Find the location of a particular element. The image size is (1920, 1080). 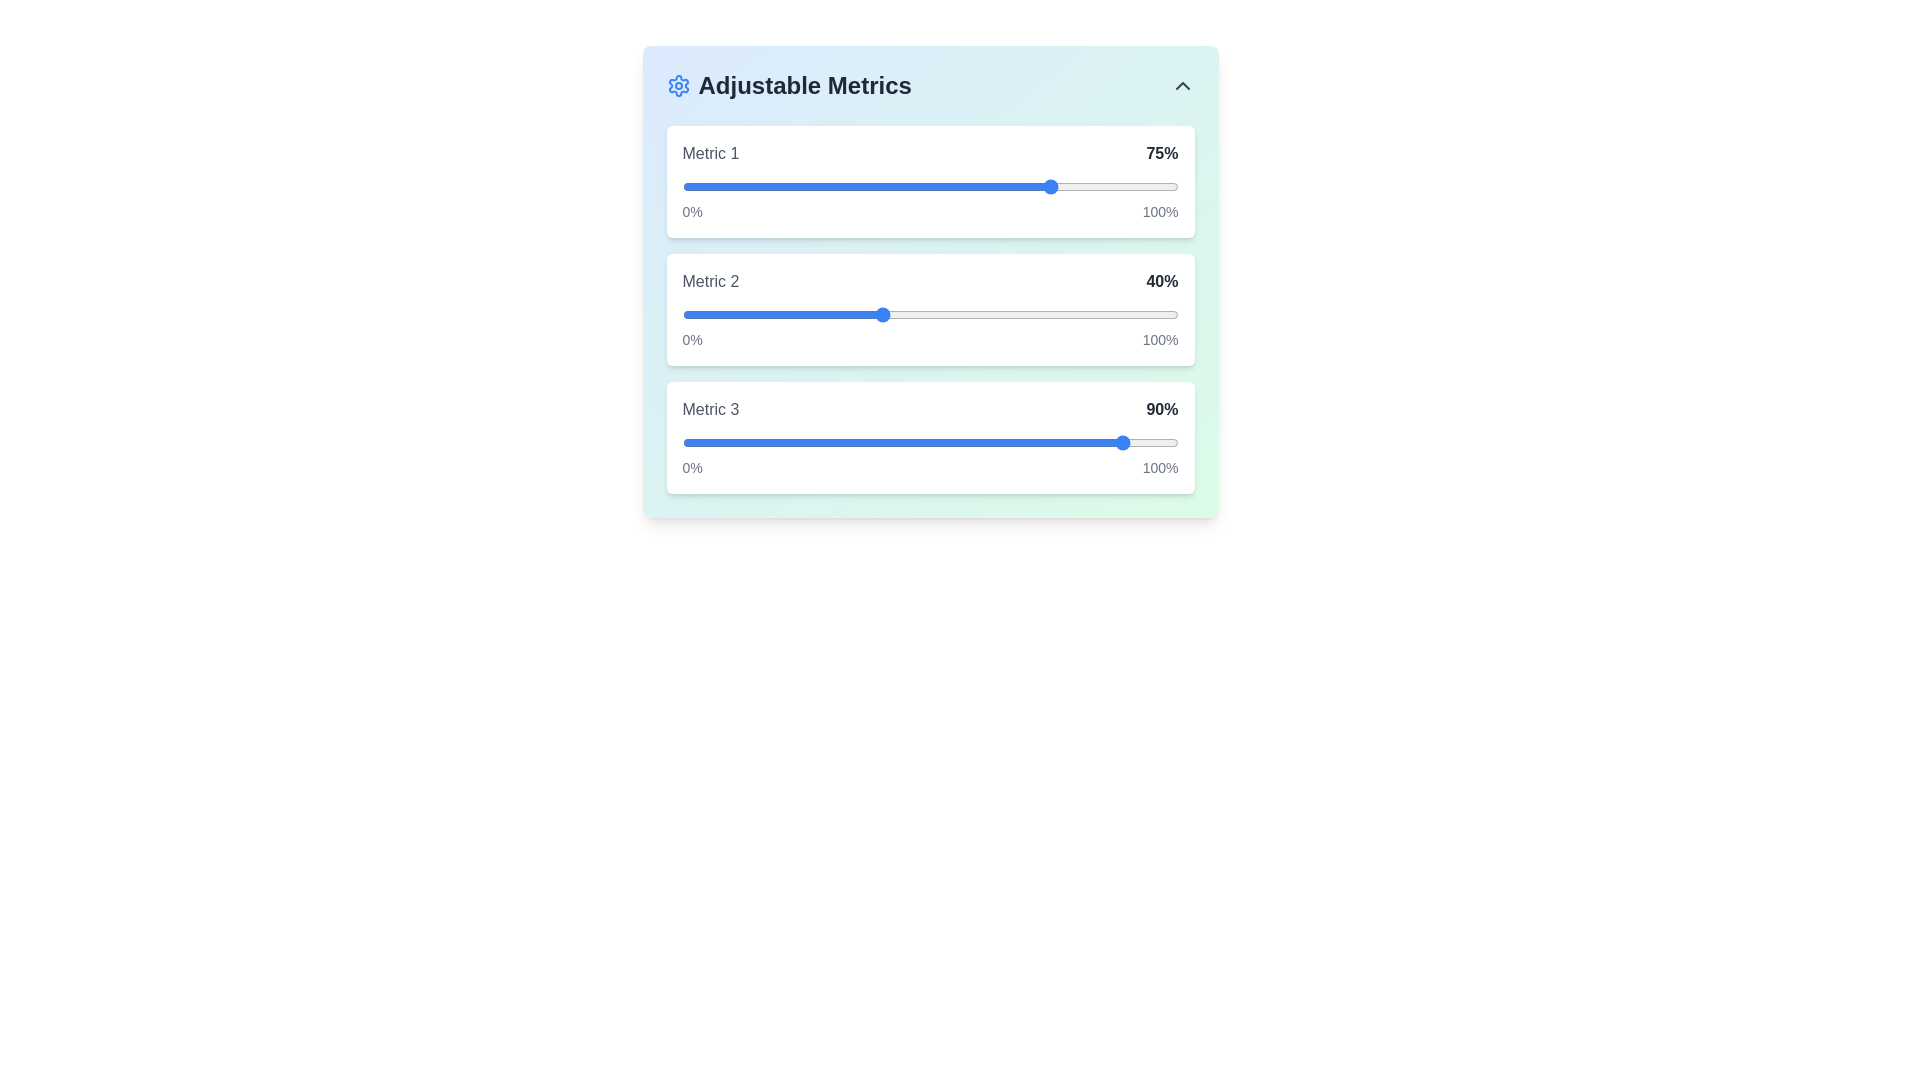

Metric 2 value is located at coordinates (755, 315).